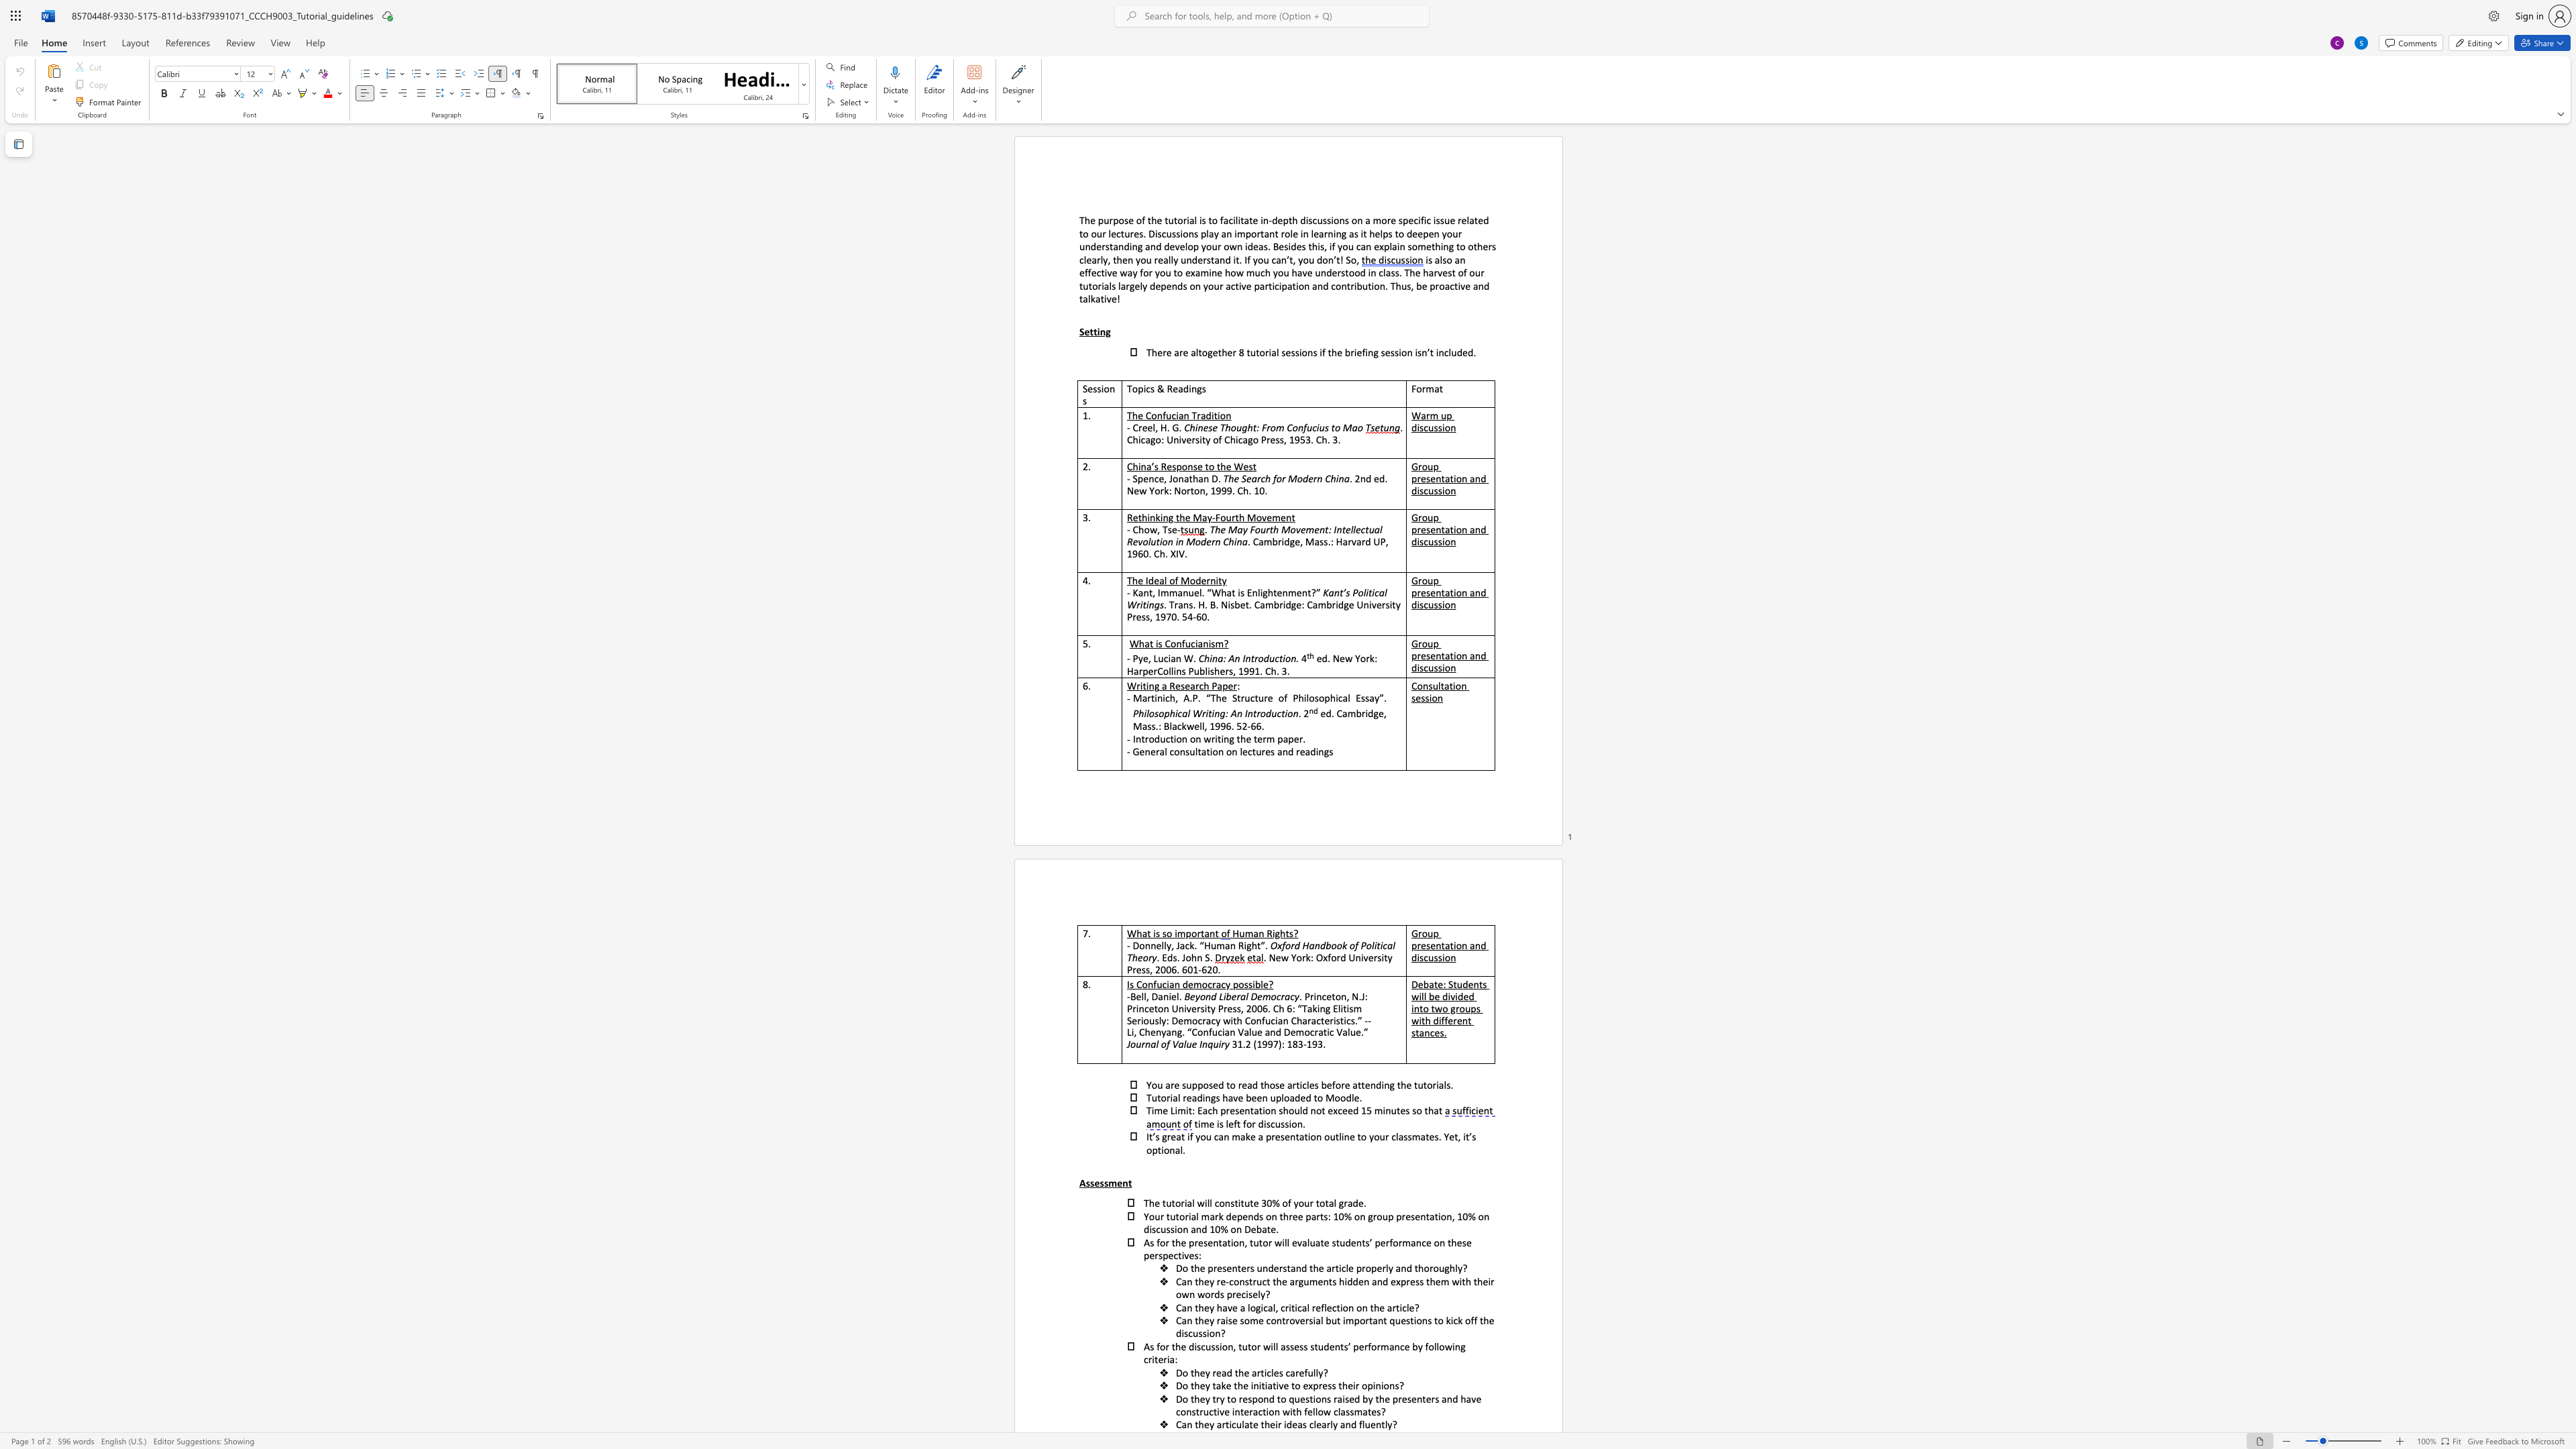 Image resolution: width=2576 pixels, height=1449 pixels. What do you see at coordinates (1176, 1032) in the screenshot?
I see `the subset text "g. “Confucian Value and Democratic" within the text "Seriously: Democracy with Confucian Characteristics.” --Li, Chenyang. “Confucian Value and Democratic Value.”"` at bounding box center [1176, 1032].